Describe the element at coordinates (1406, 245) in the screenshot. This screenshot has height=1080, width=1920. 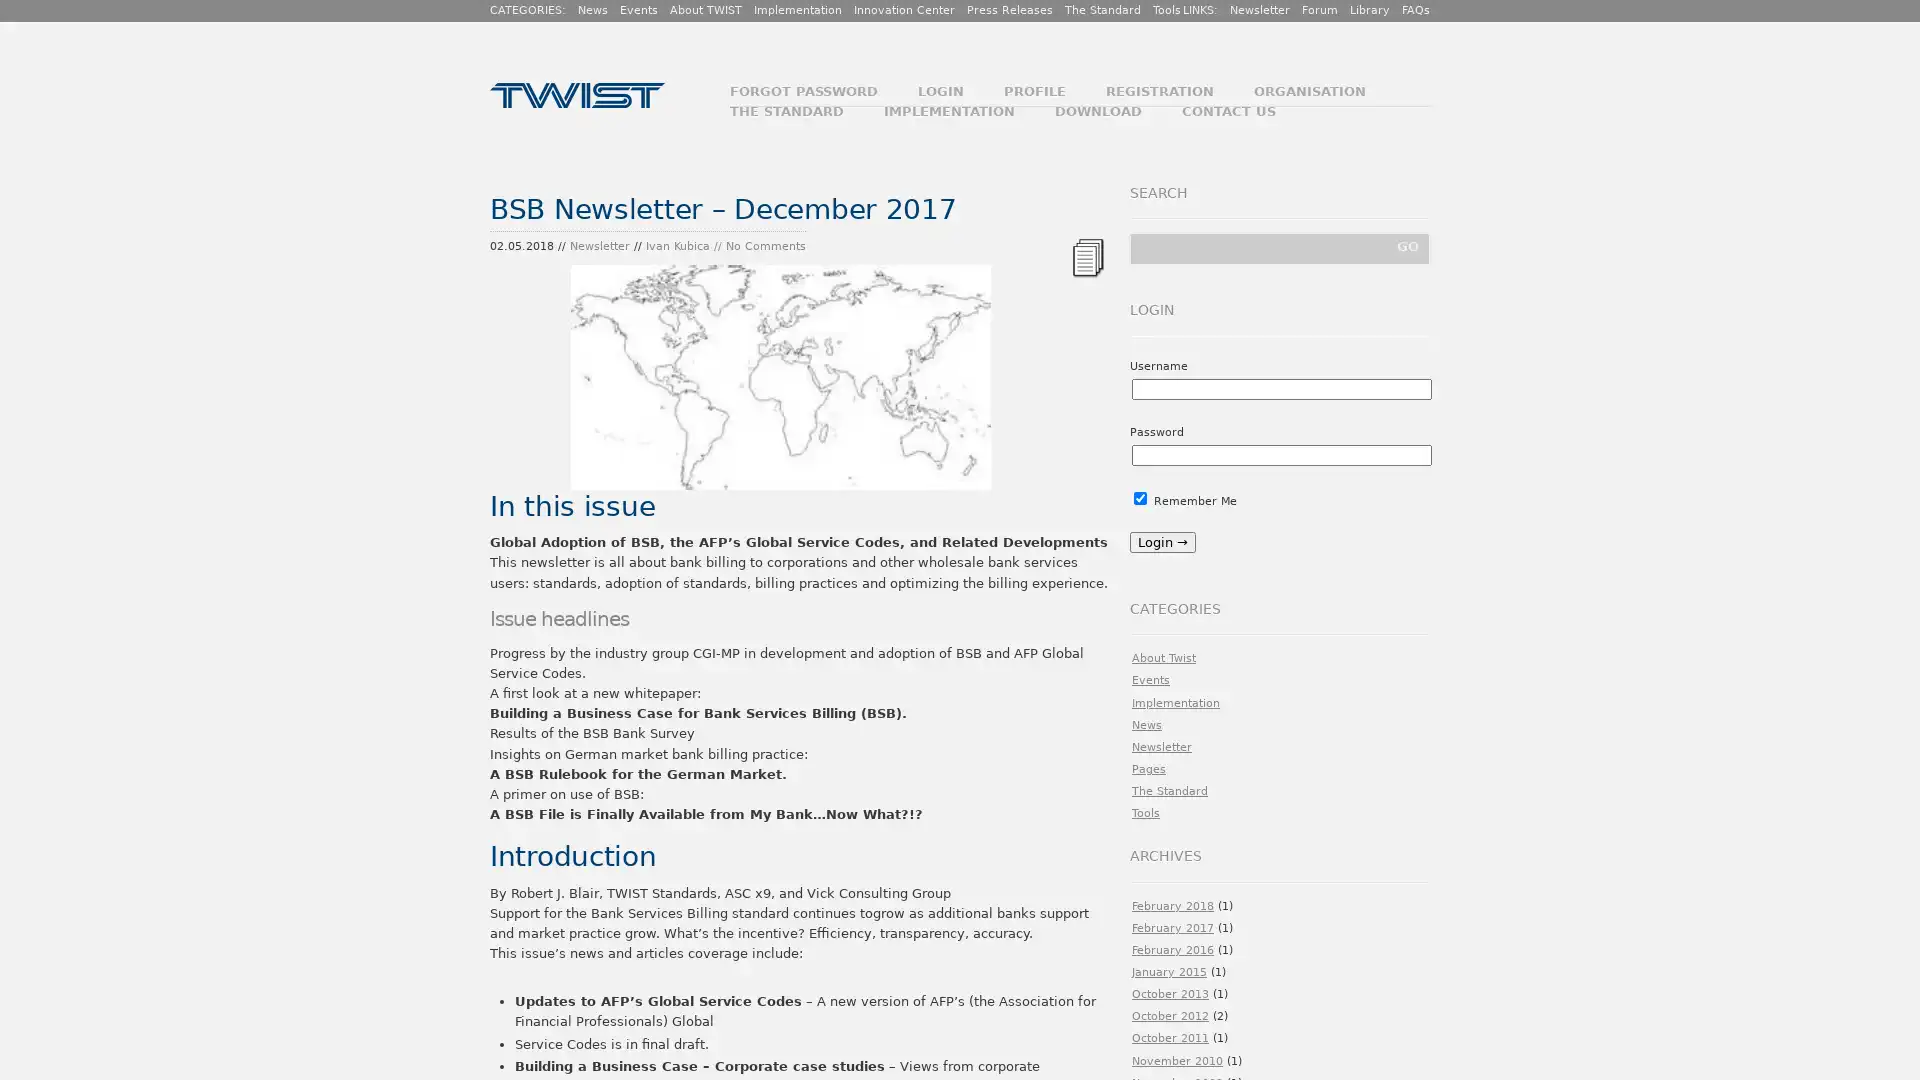
I see `GO` at that location.